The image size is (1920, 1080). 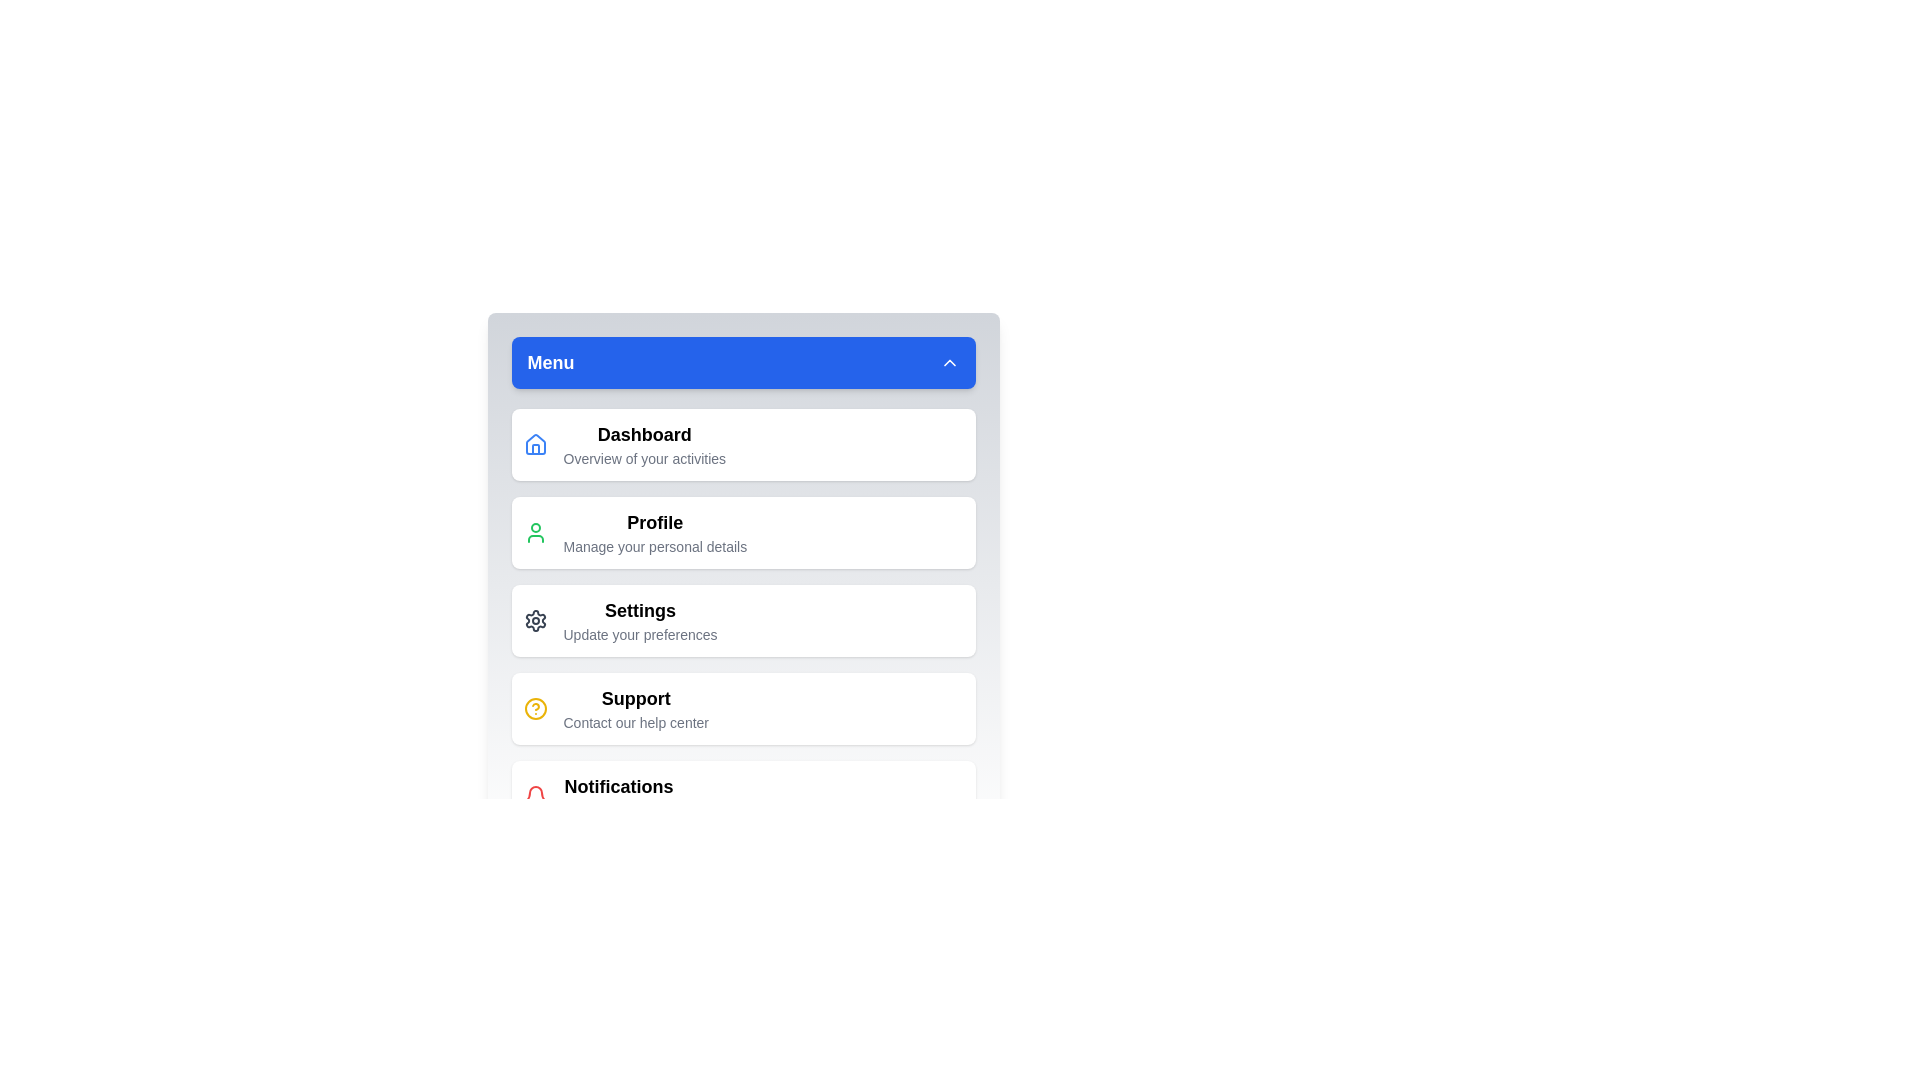 I want to click on the 'Profile' text label in the left navigation pane, which serves as a title for the 'Profile' section, so click(x=655, y=522).